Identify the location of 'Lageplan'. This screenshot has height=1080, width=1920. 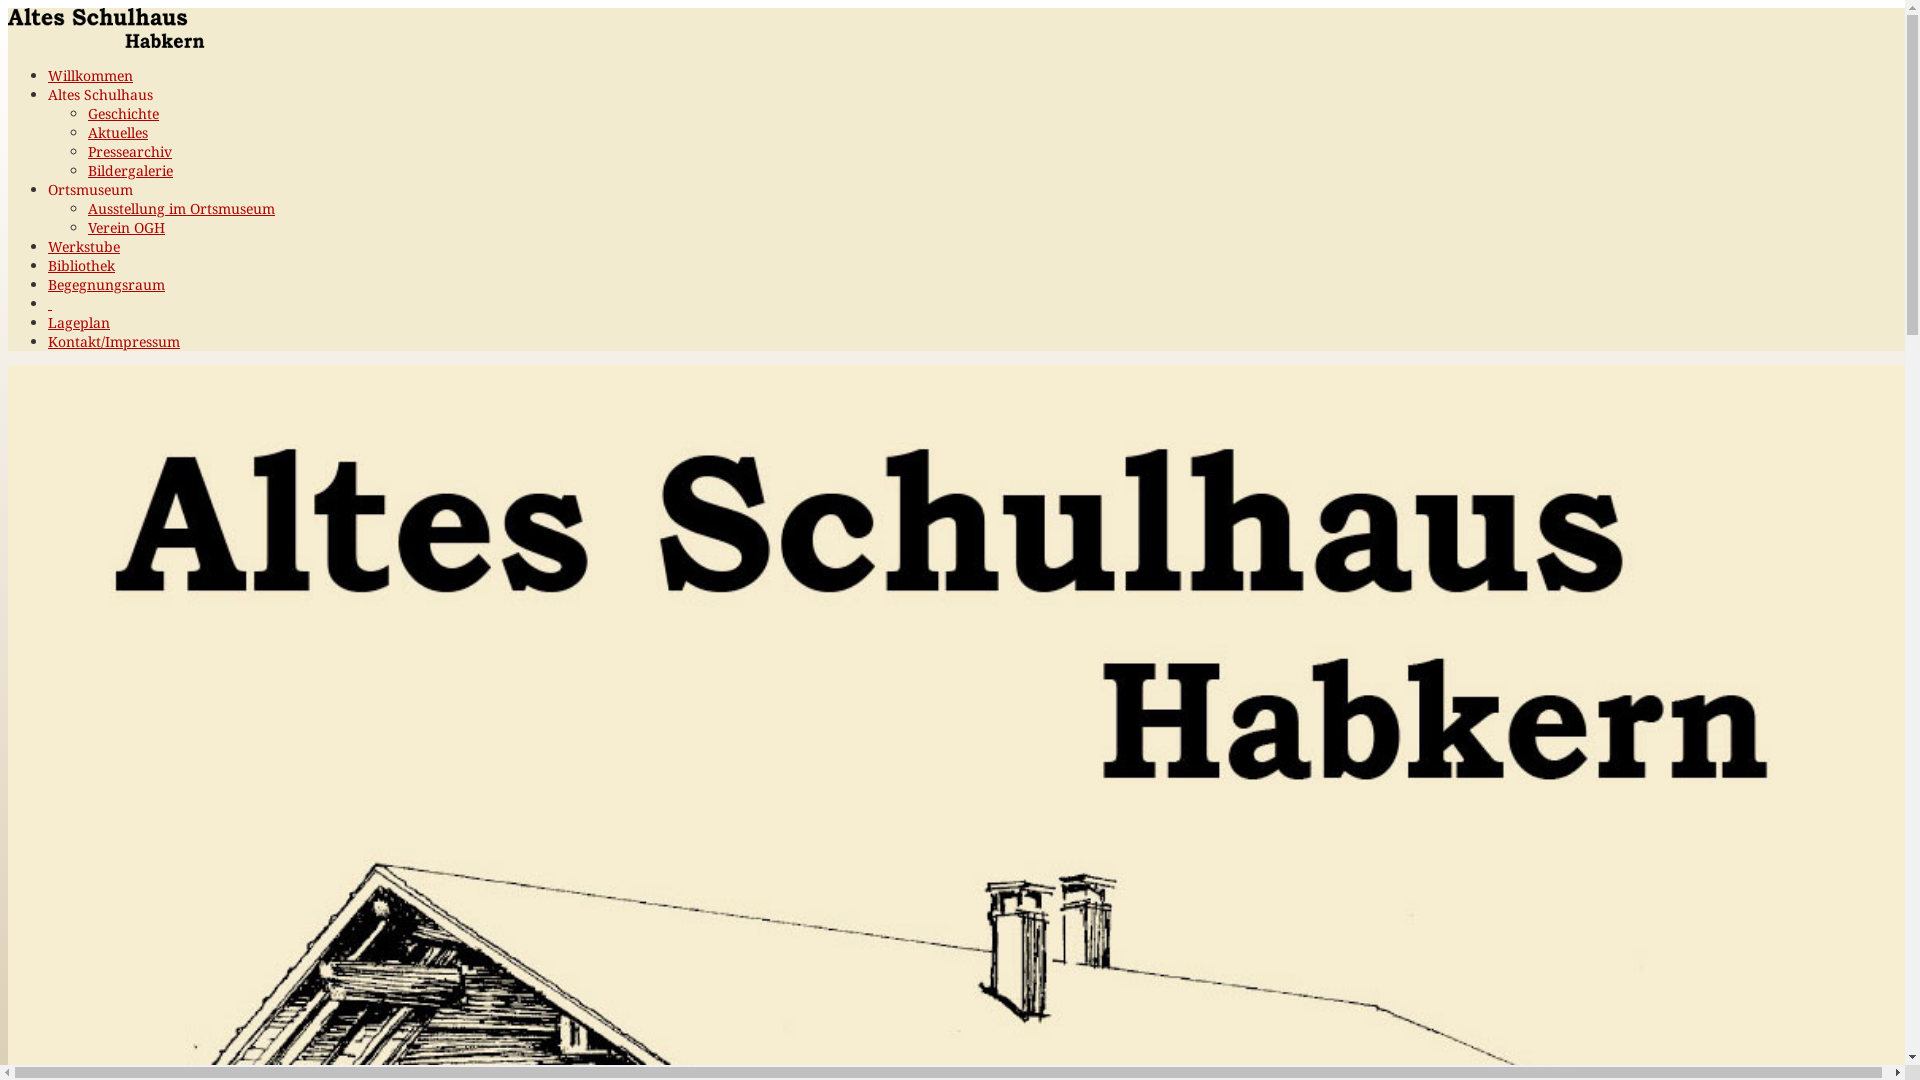
(78, 321).